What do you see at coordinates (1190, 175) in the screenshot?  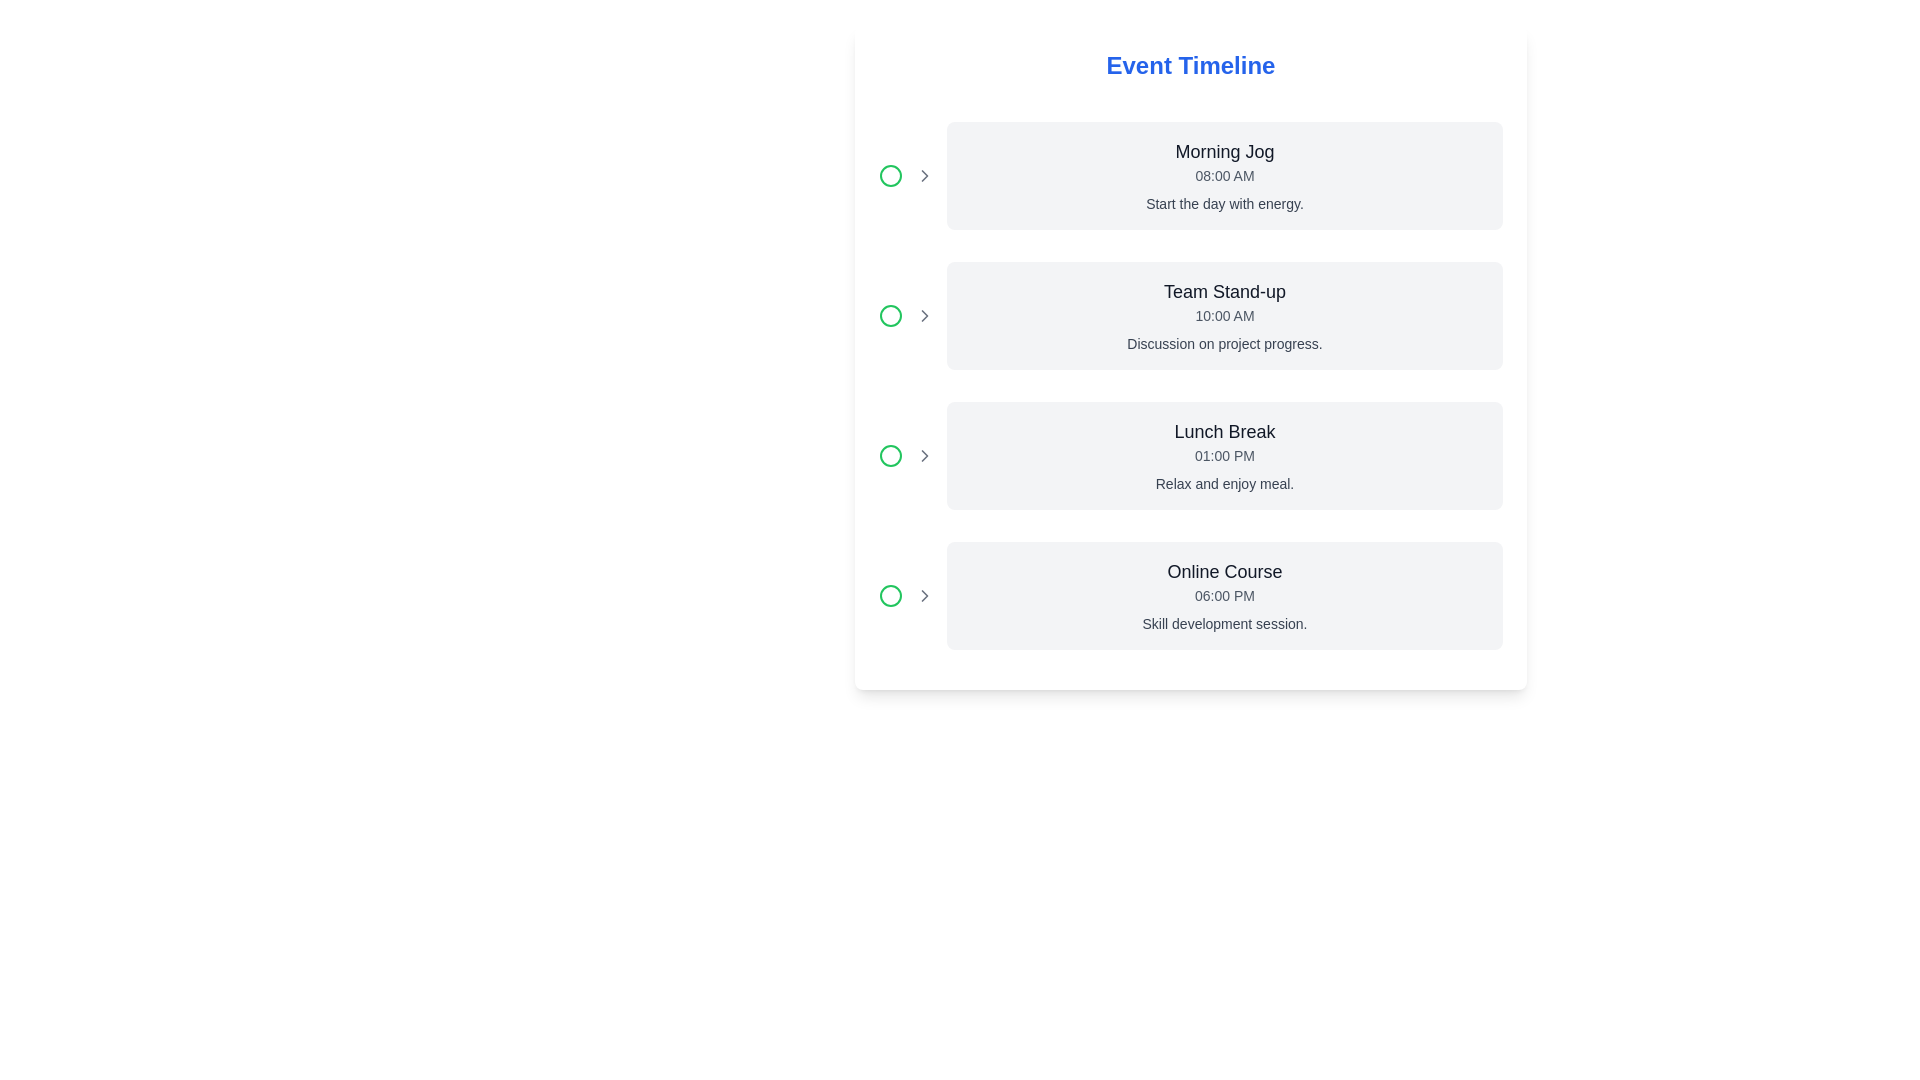 I see `the informational component displaying the event 'Morning Jog' with the time '08:00 AM' and description 'Start the day with energy.'` at bounding box center [1190, 175].